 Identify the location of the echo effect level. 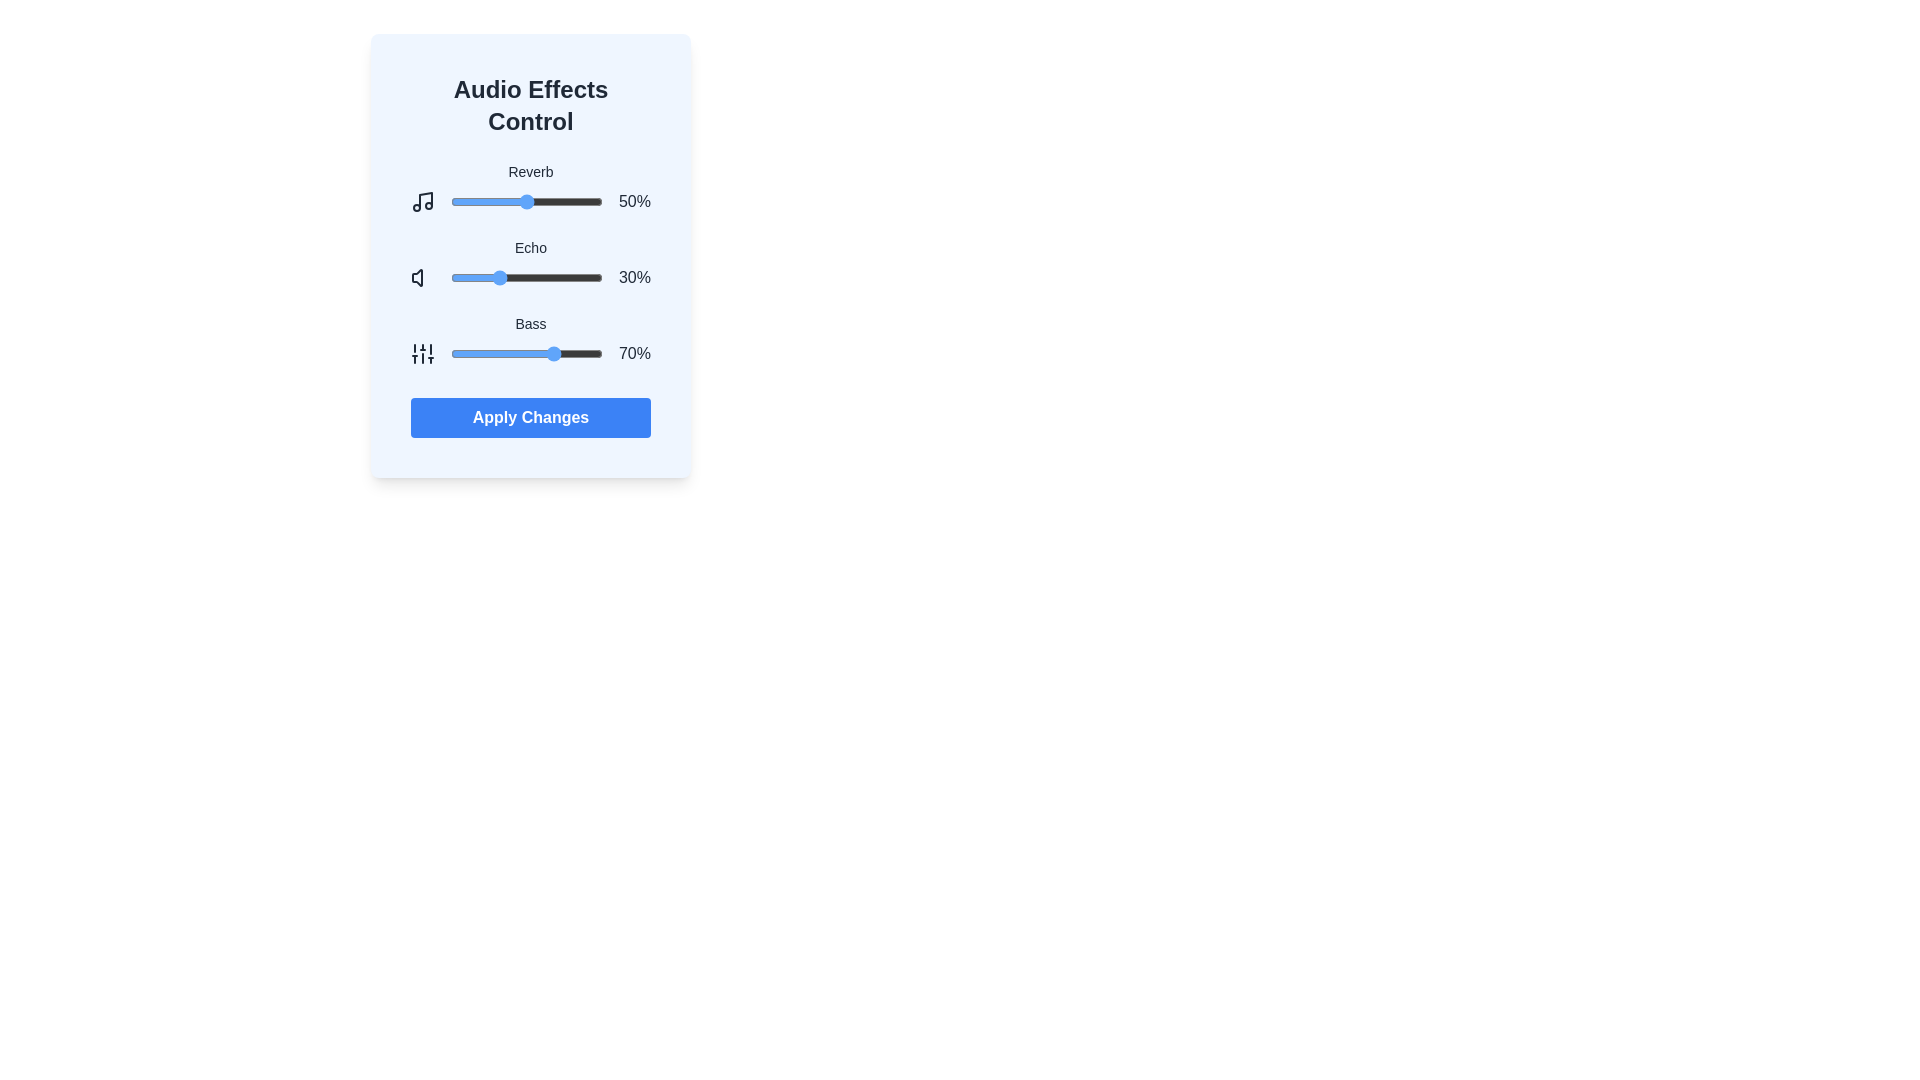
(537, 277).